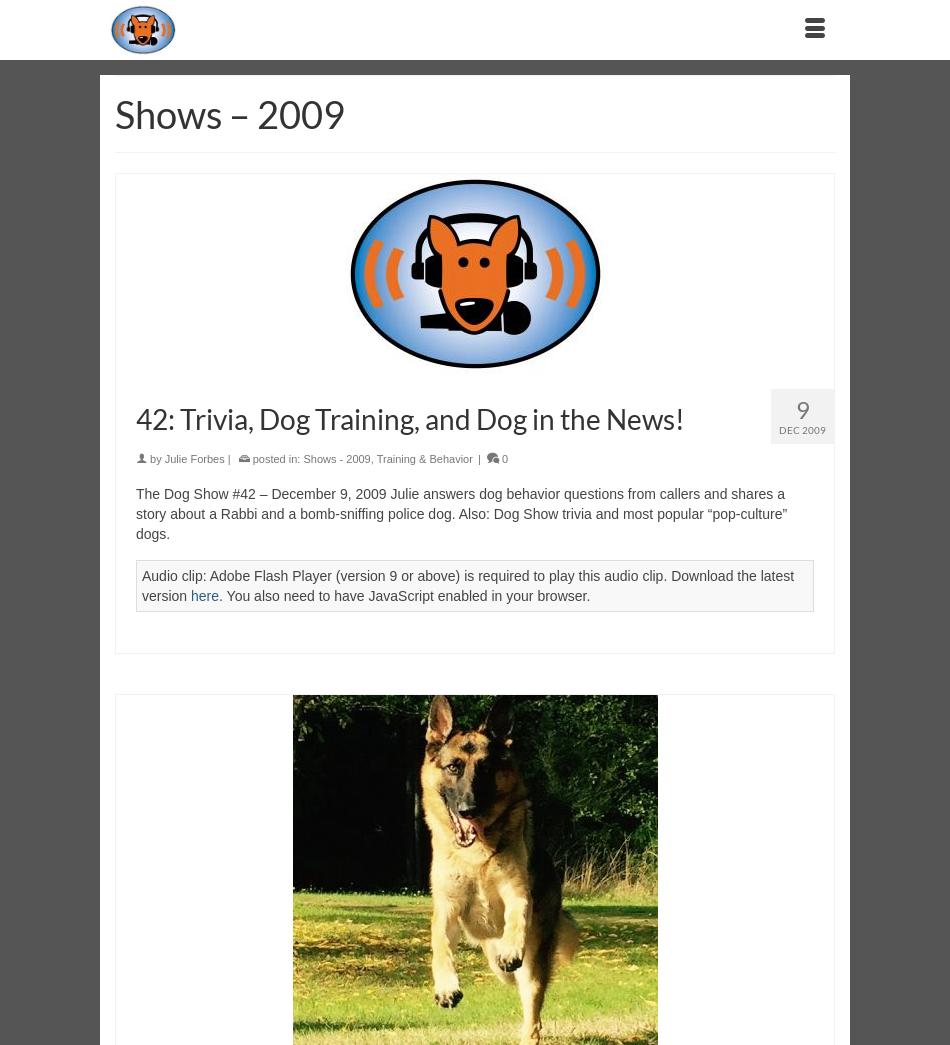  What do you see at coordinates (403, 594) in the screenshot?
I see `'. You also need to have JavaScript enabled in your browser.'` at bounding box center [403, 594].